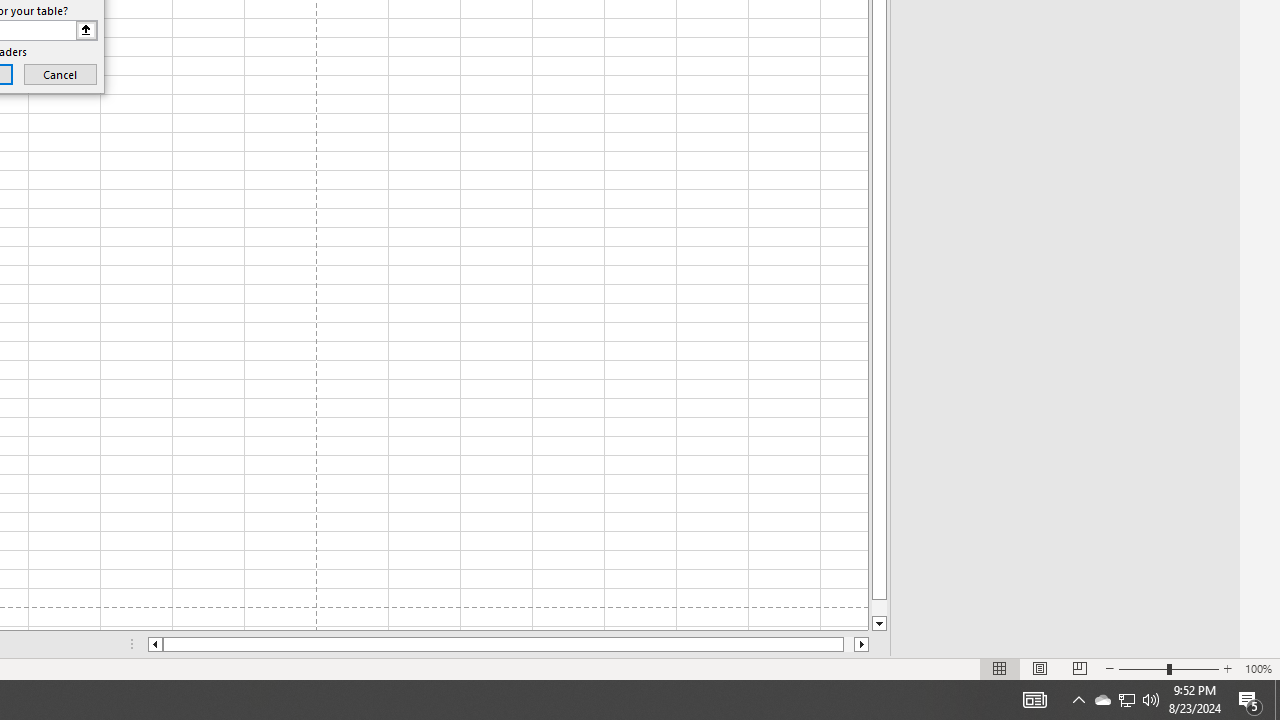  I want to click on 'Line down', so click(879, 623).